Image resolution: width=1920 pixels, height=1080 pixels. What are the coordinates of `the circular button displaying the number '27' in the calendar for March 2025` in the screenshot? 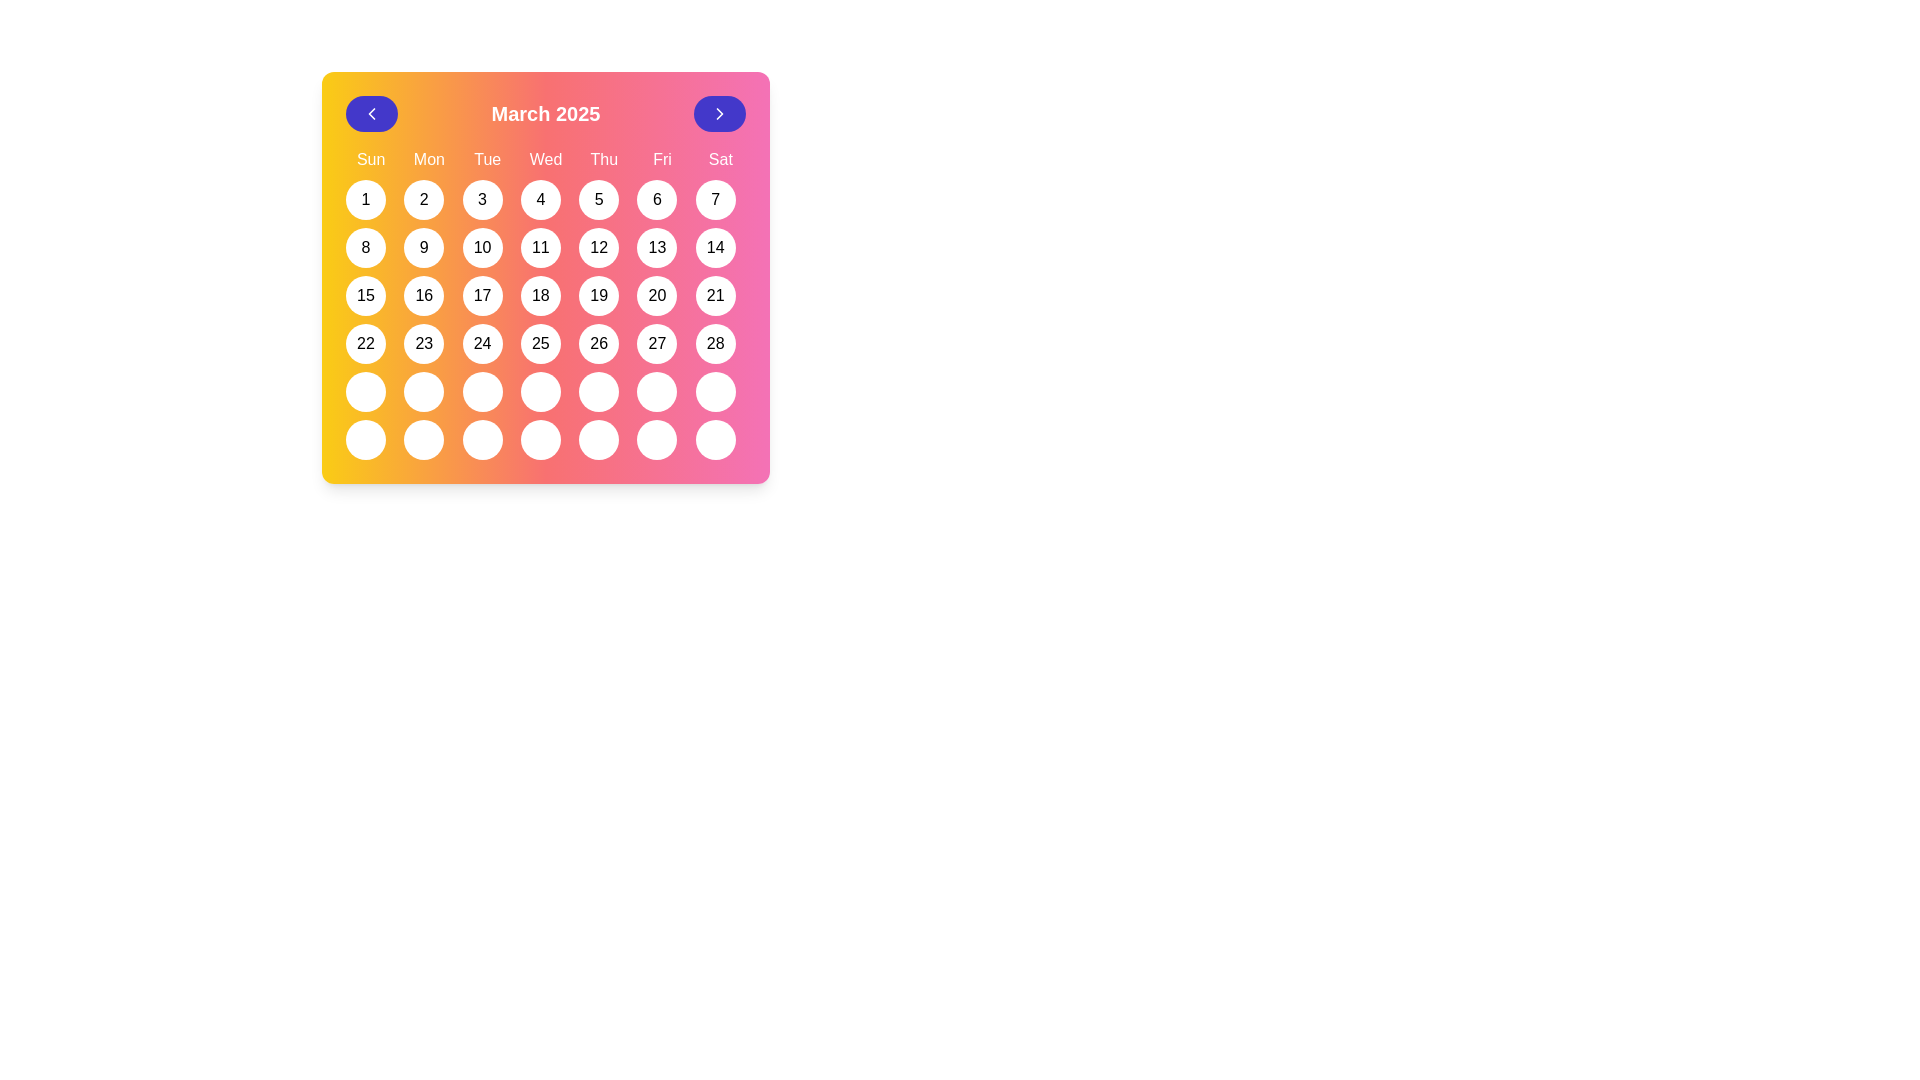 It's located at (657, 342).